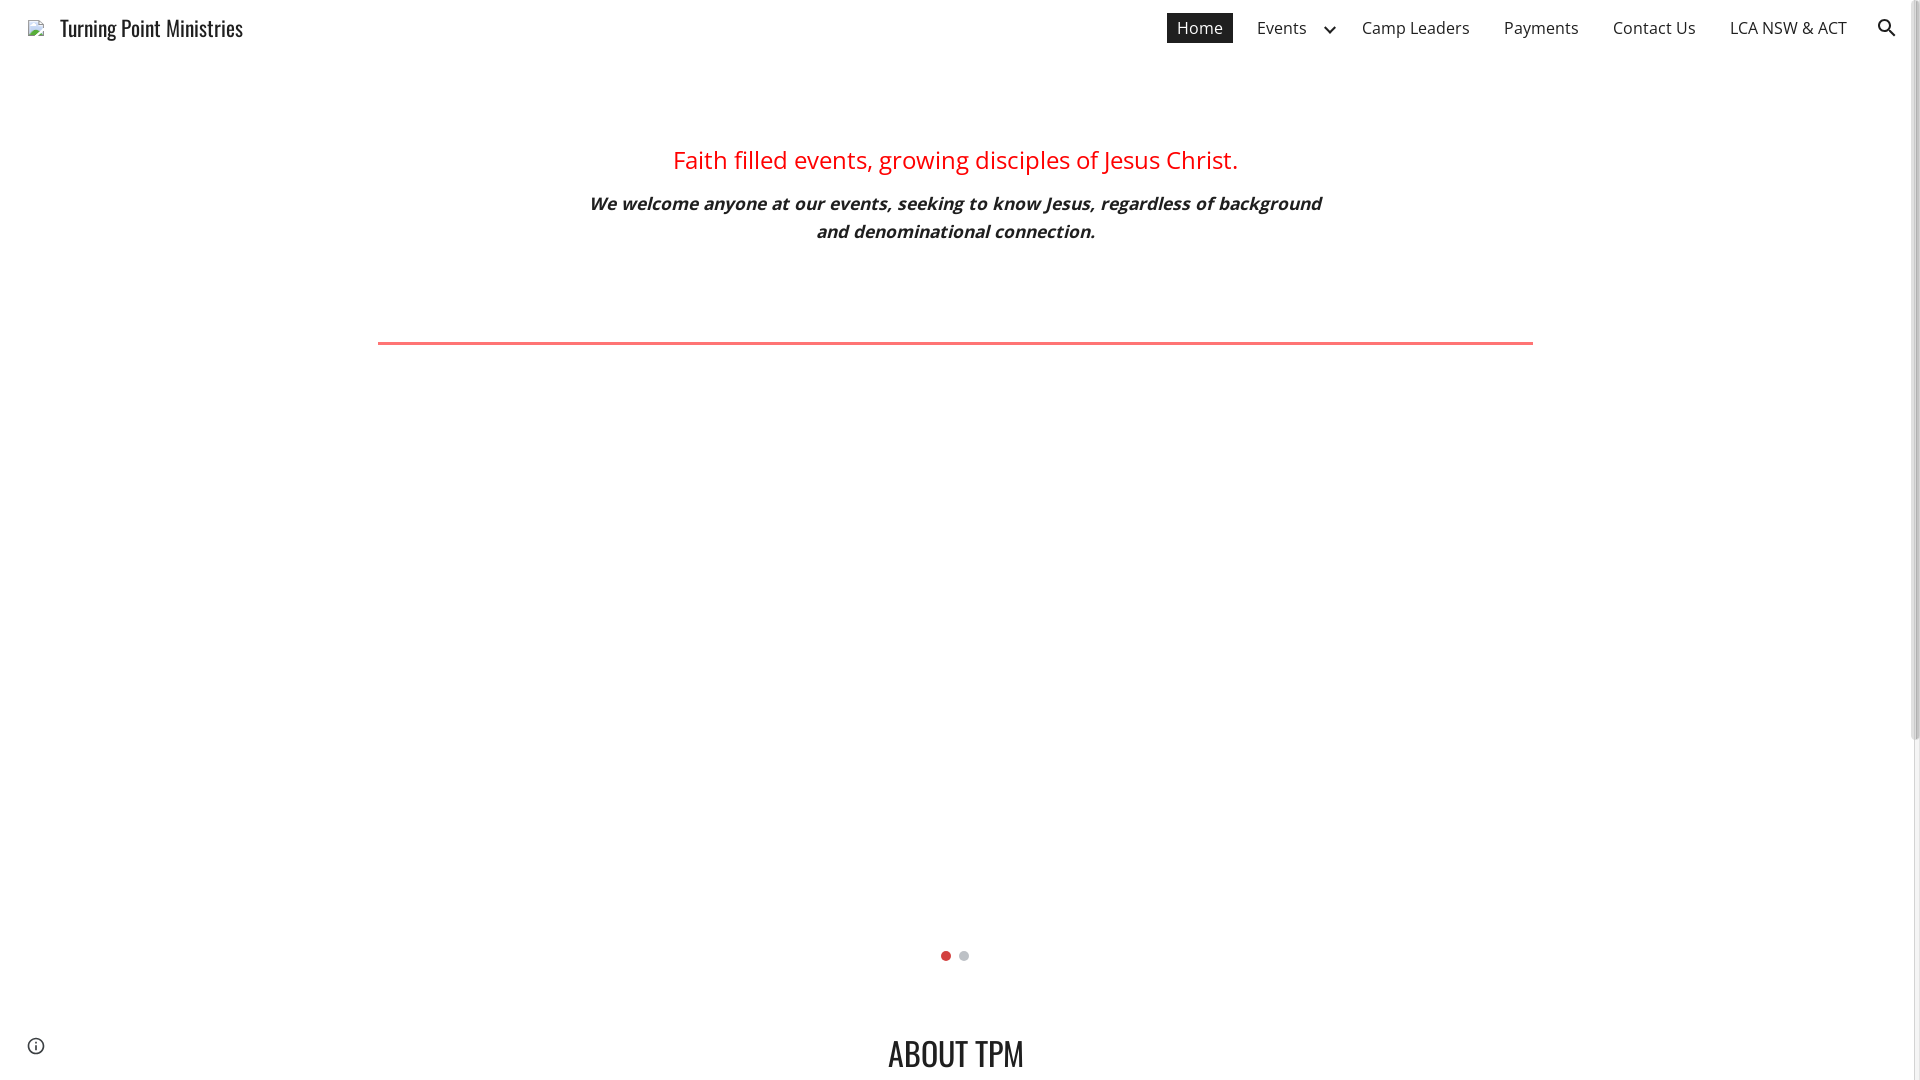 The height and width of the screenshot is (1080, 1920). I want to click on 'Camp Leaders', so click(1415, 27).